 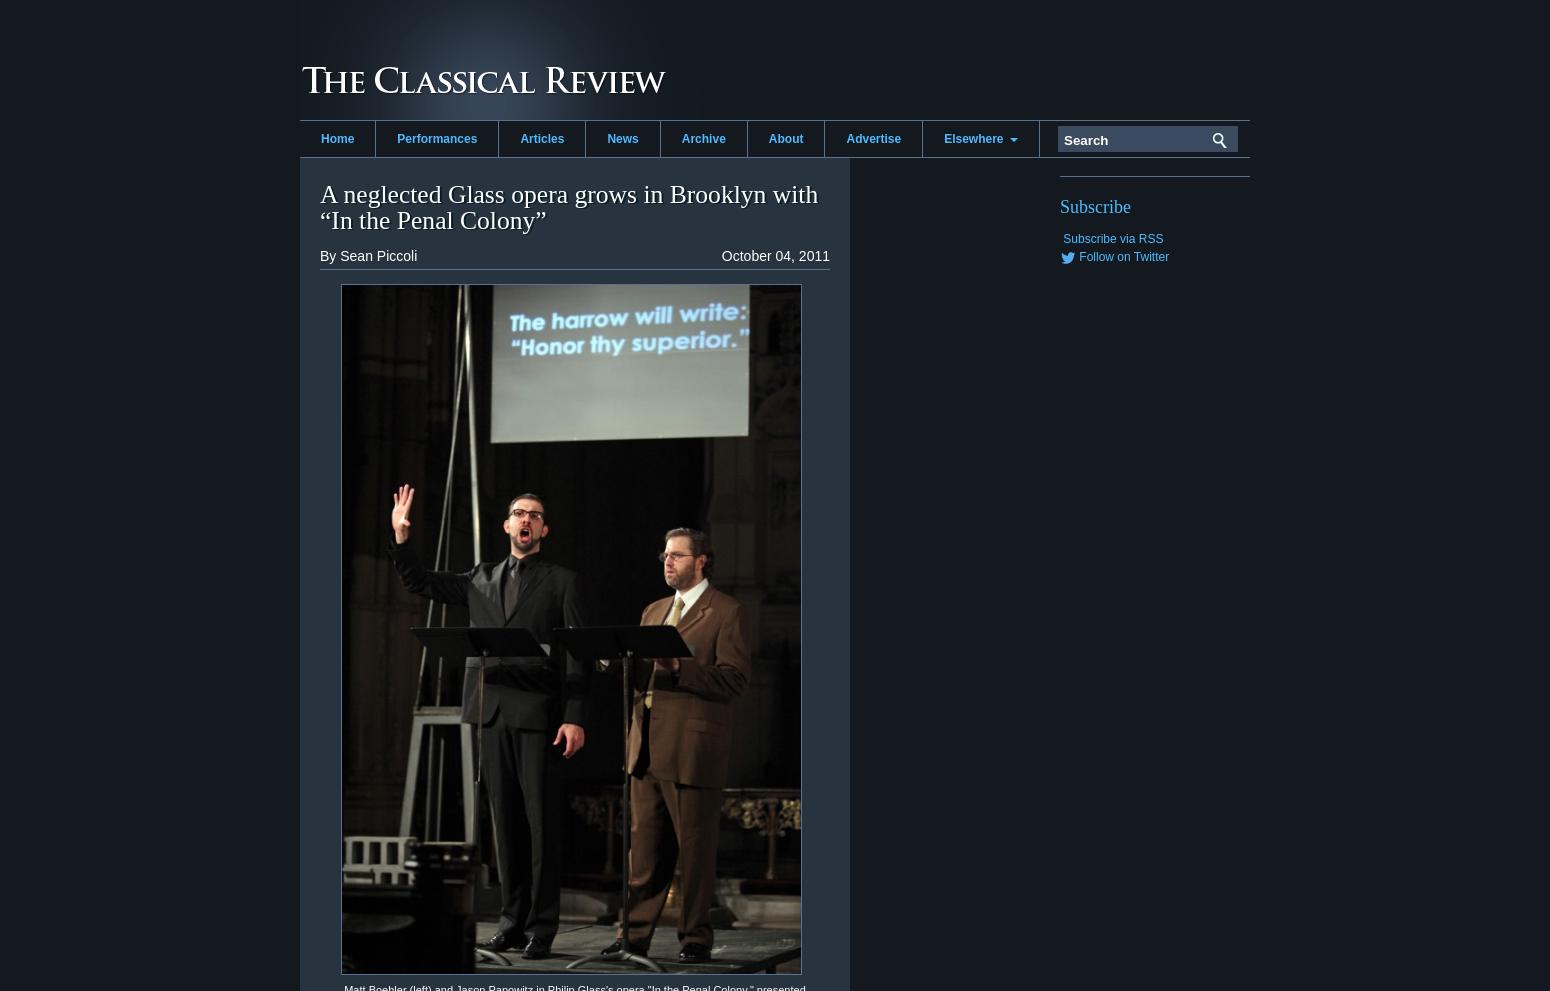 I want to click on 'Archive', so click(x=702, y=139).